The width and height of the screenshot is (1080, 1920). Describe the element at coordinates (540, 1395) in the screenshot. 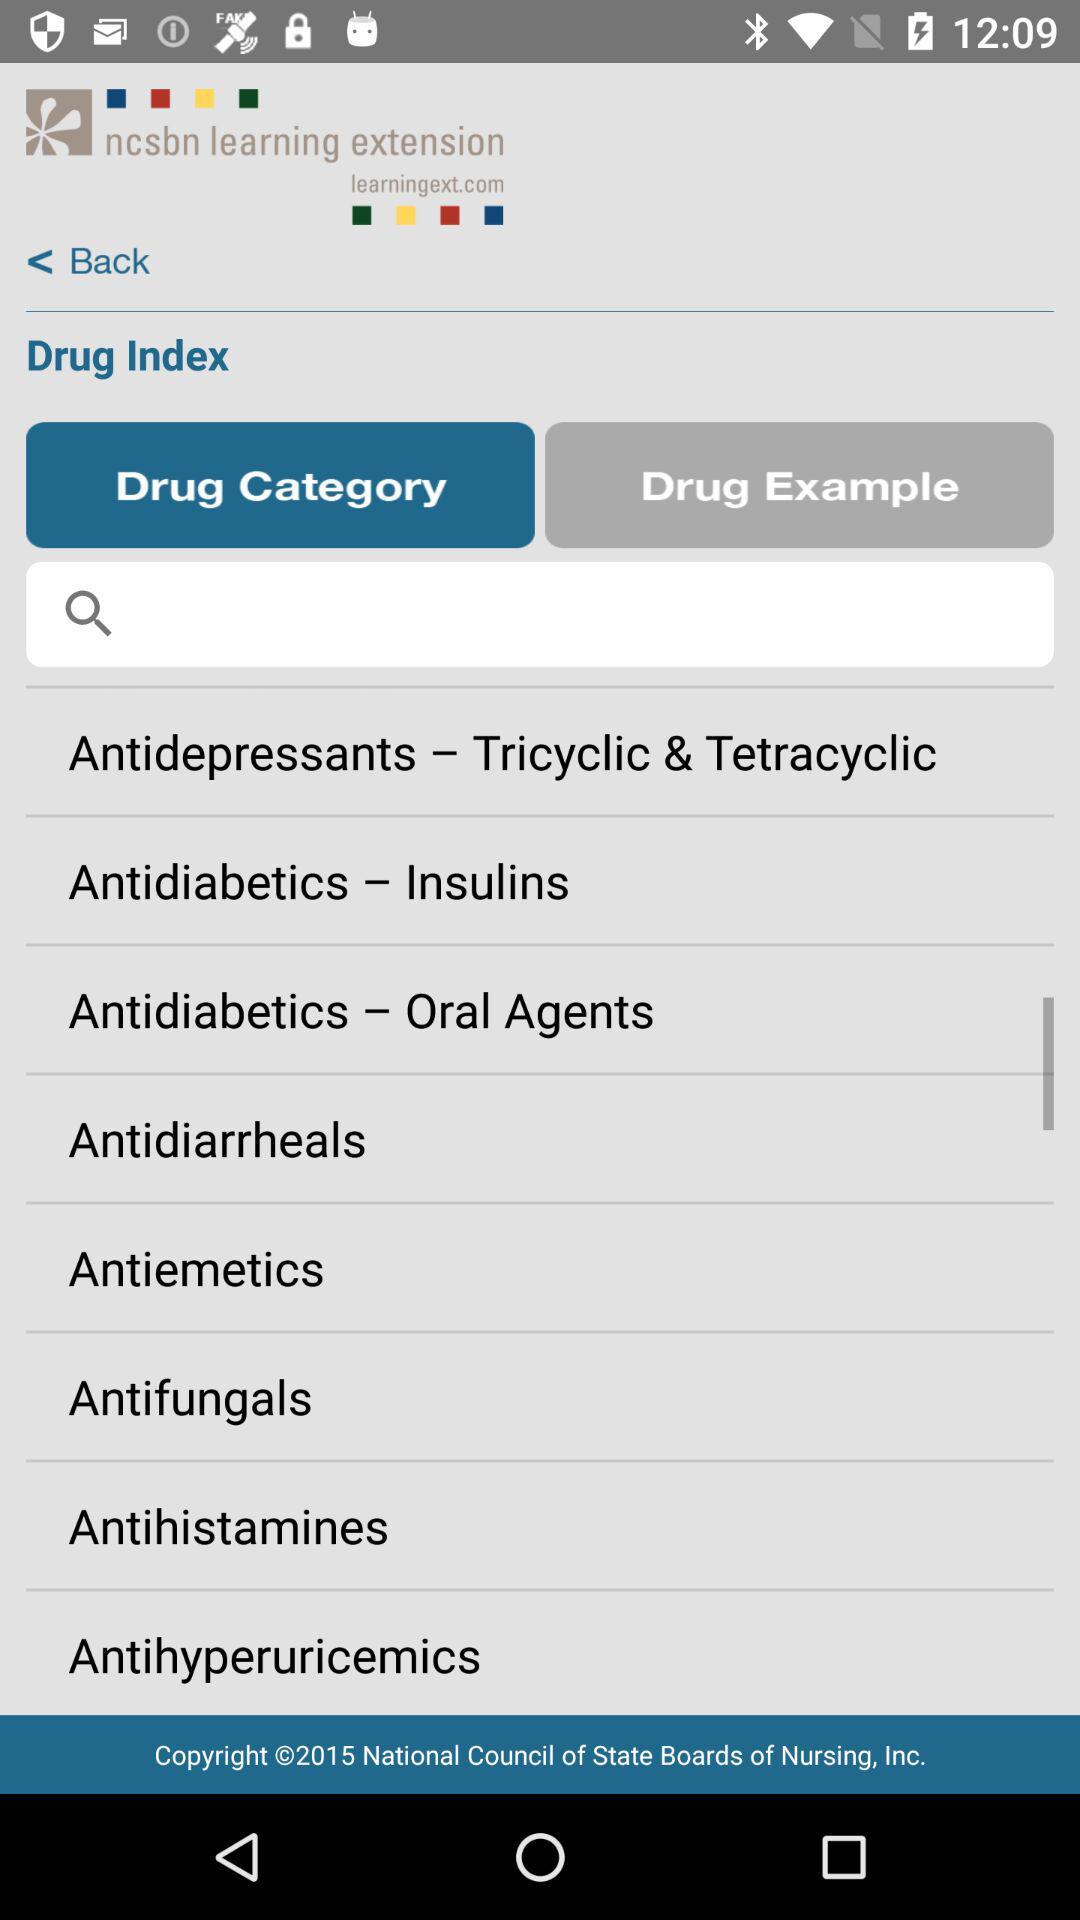

I see `antifungals` at that location.